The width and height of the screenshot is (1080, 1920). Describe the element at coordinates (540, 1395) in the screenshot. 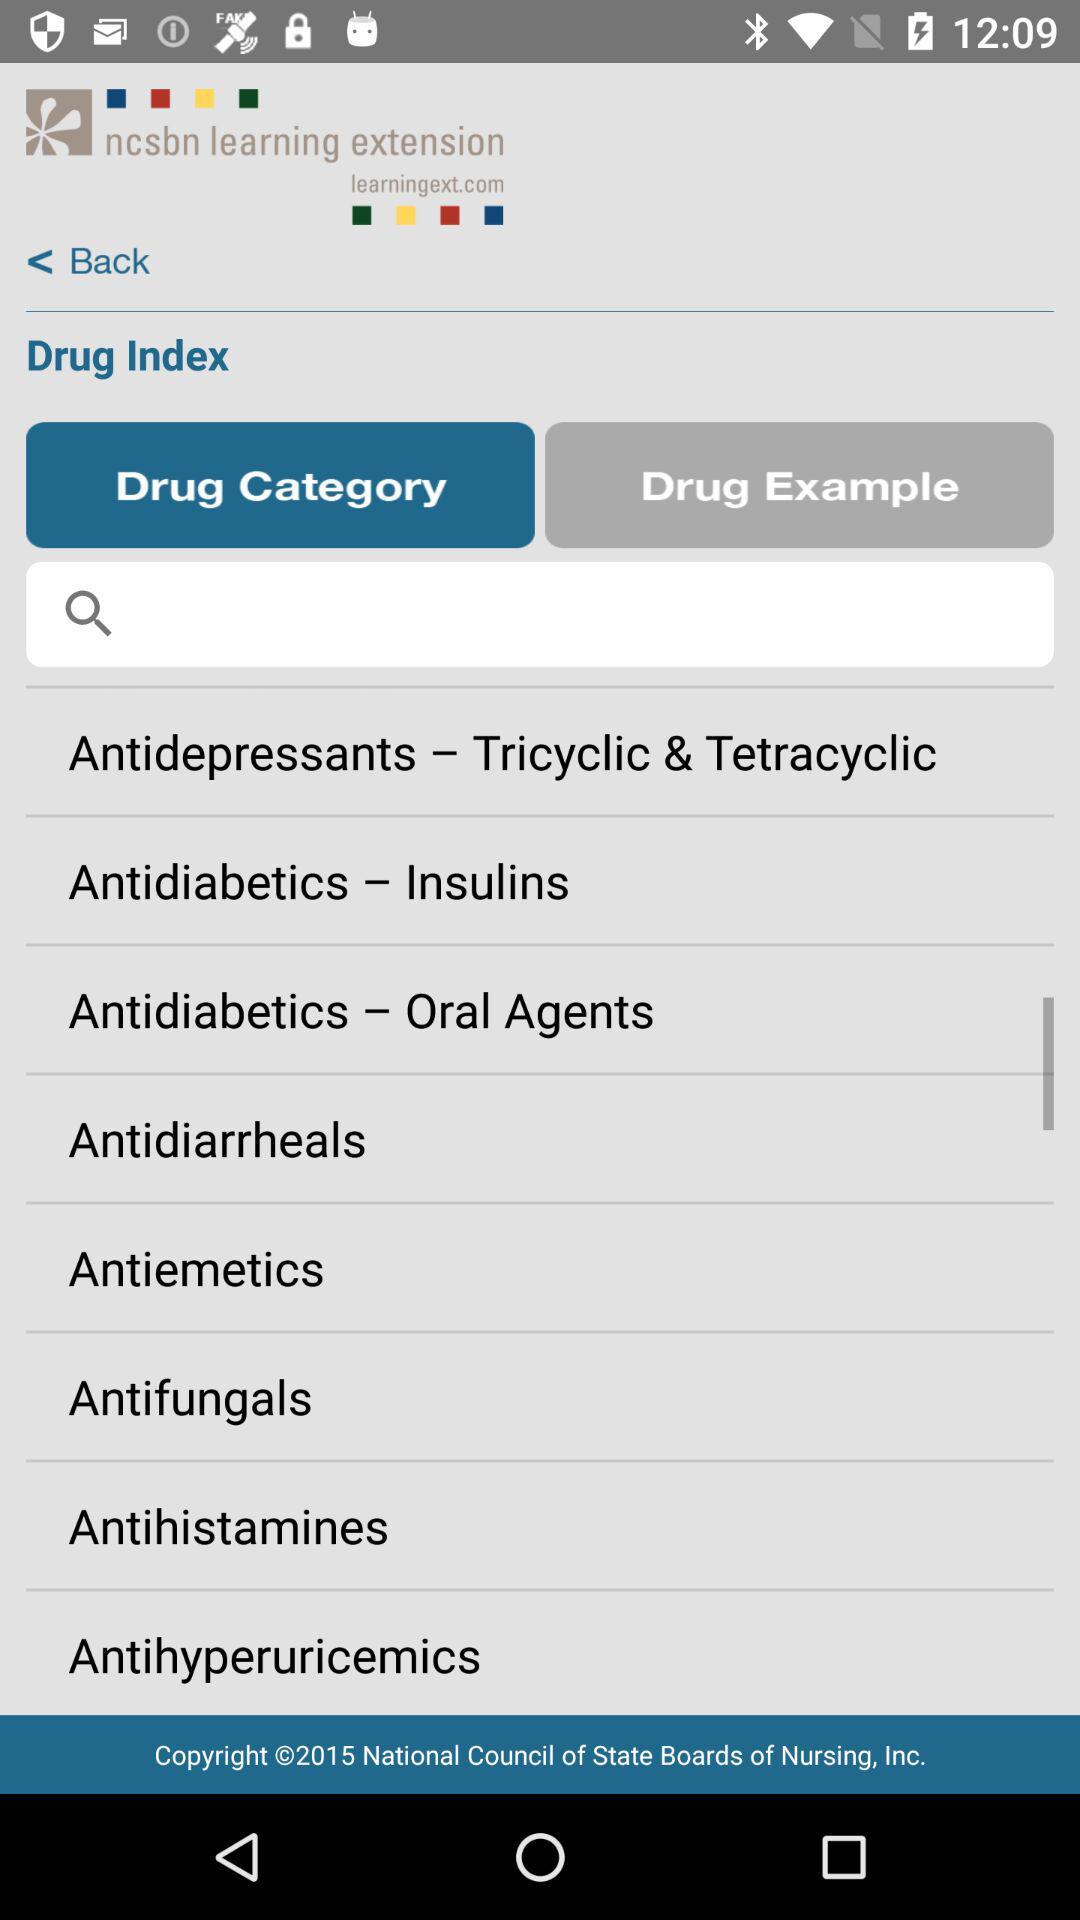

I see `antifungals` at that location.